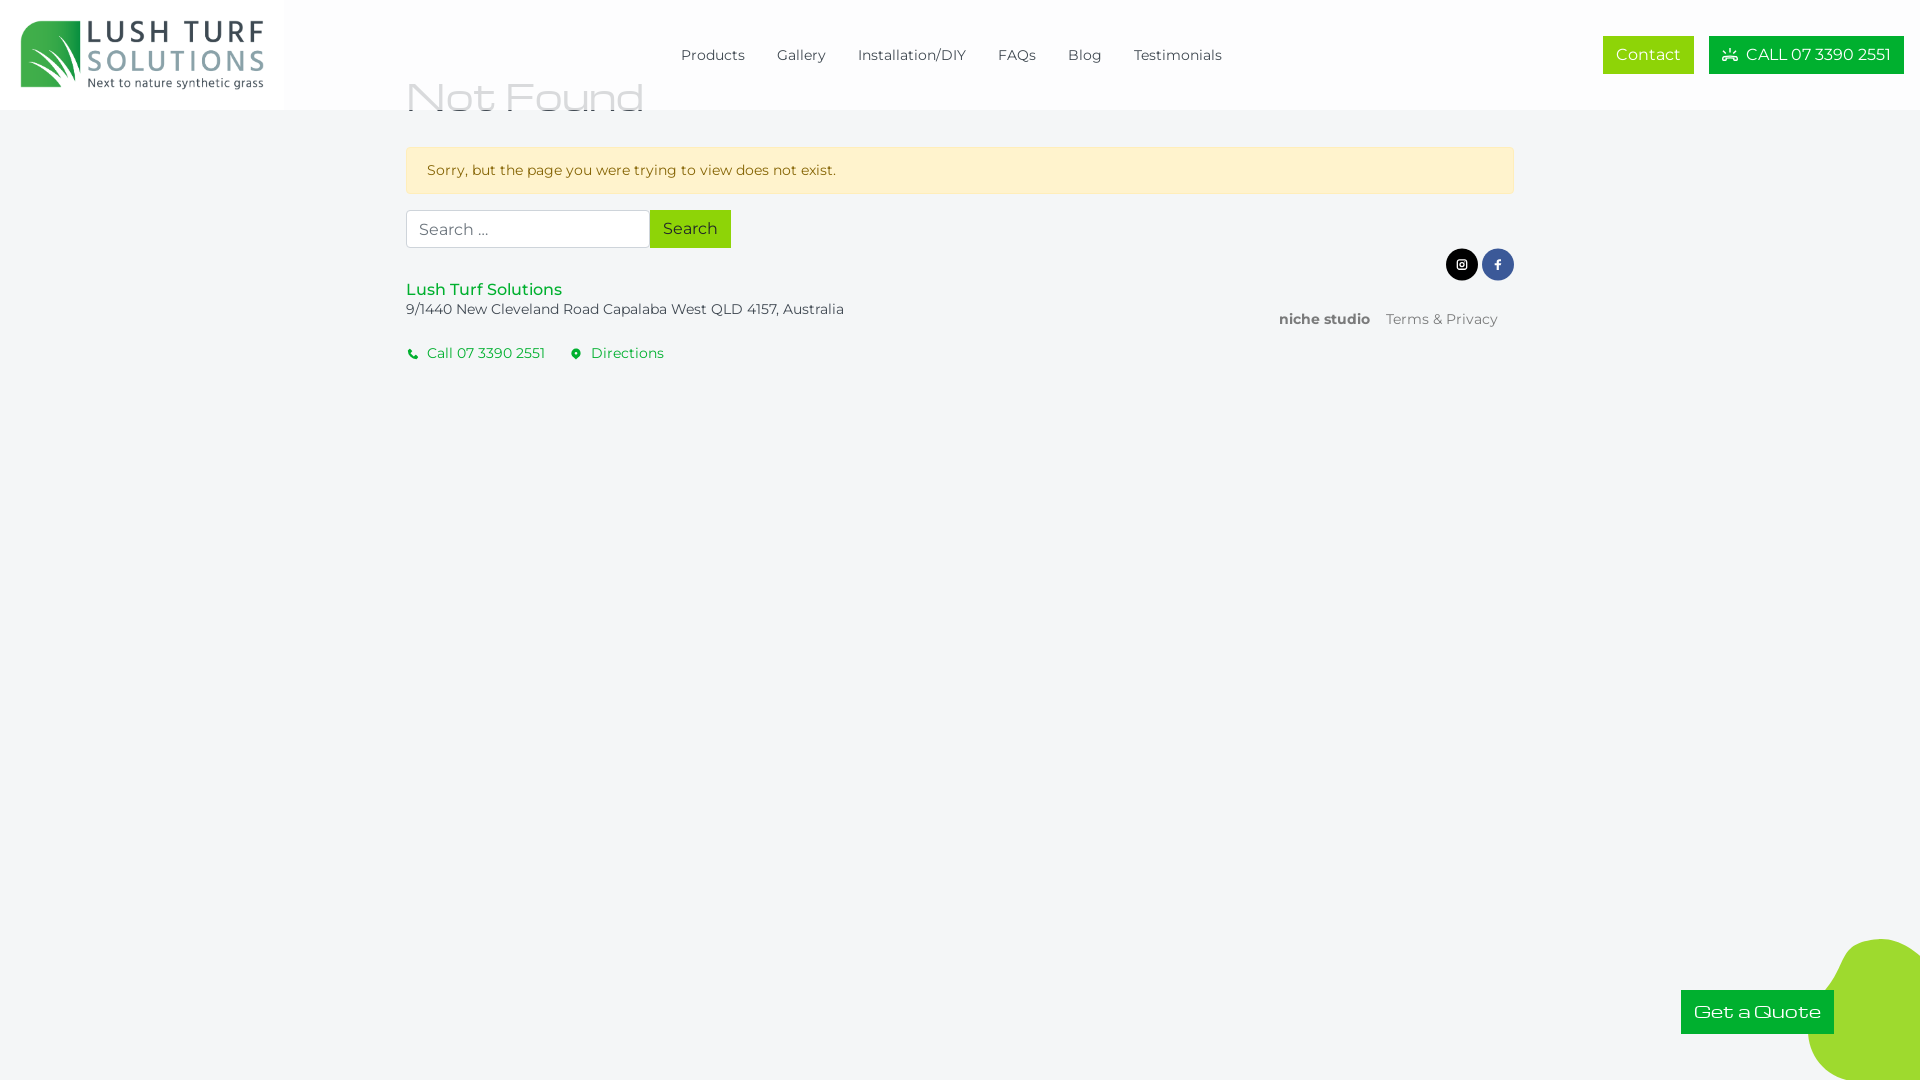 This screenshot has width=1920, height=1080. Describe the element at coordinates (1648, 53) in the screenshot. I see `'Contact'` at that location.